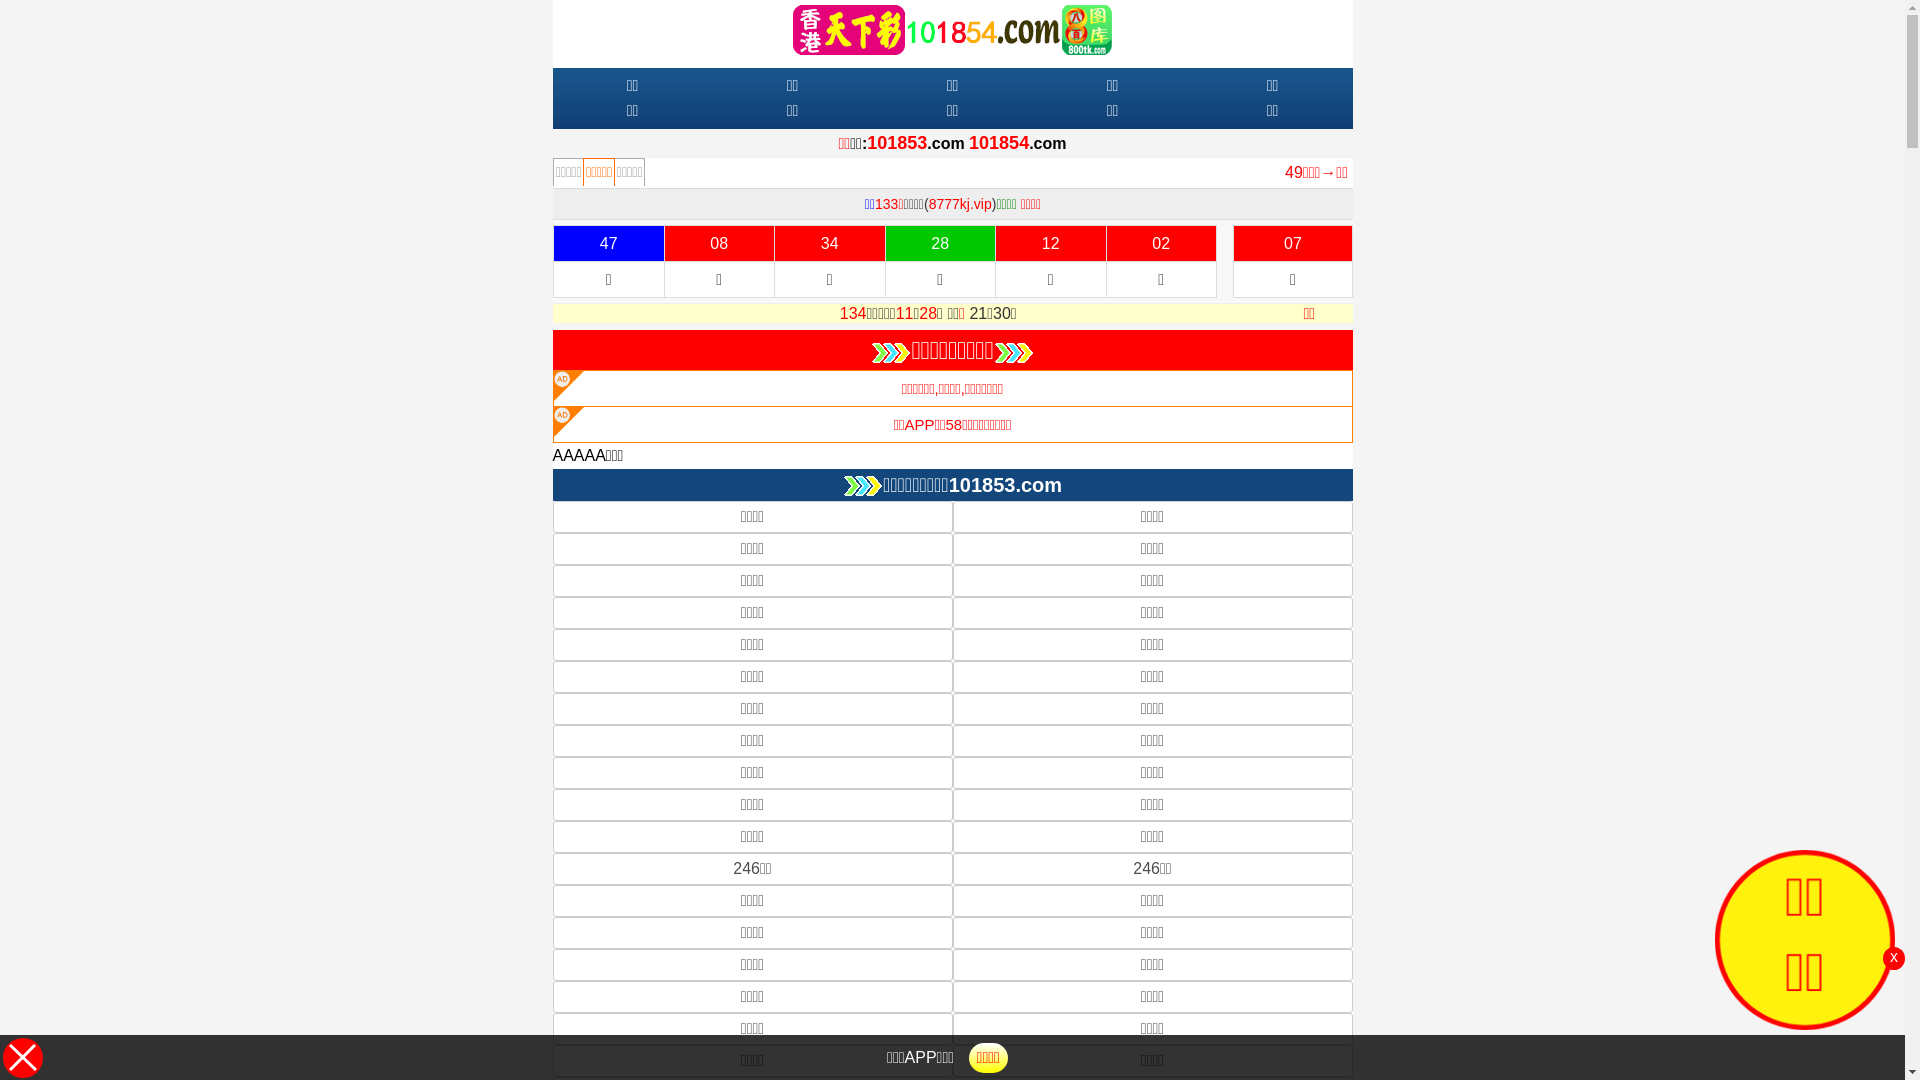  What do you see at coordinates (1893, 957) in the screenshot?
I see `'x'` at bounding box center [1893, 957].